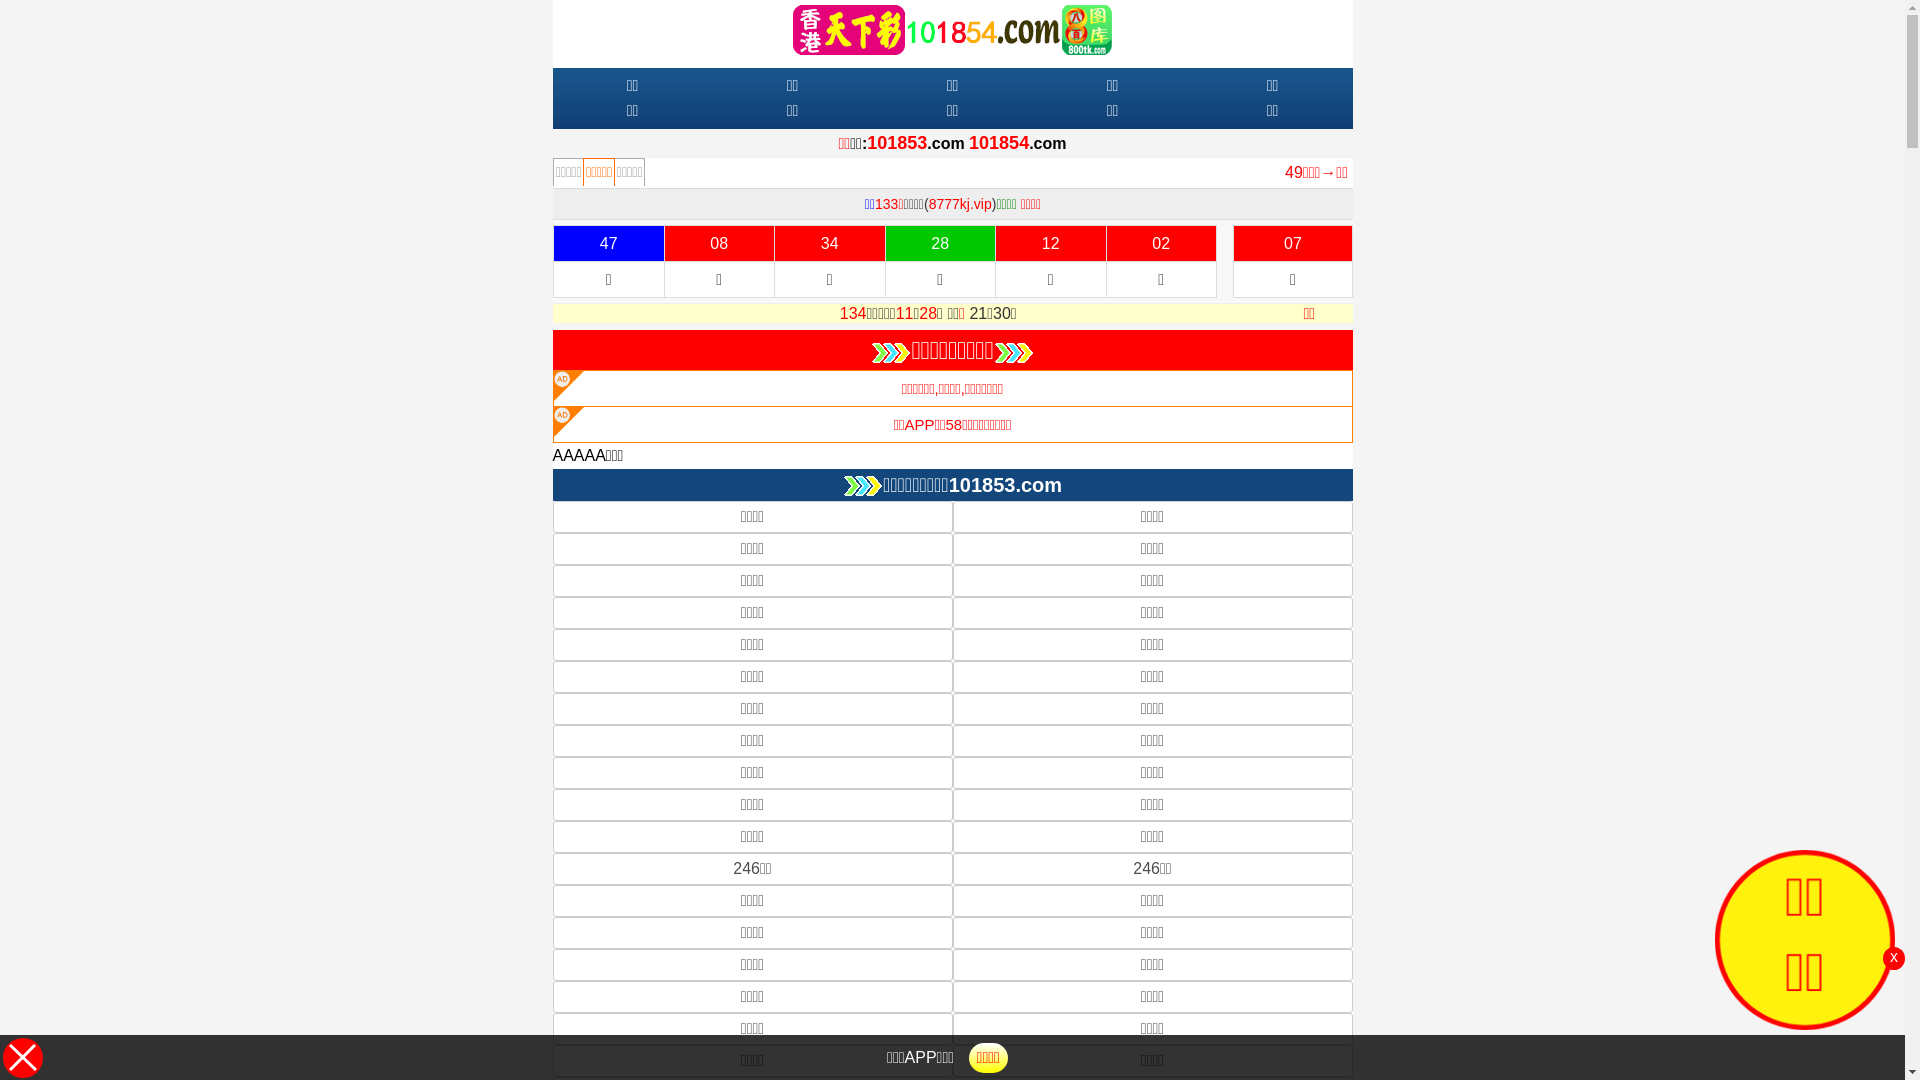  What do you see at coordinates (1893, 957) in the screenshot?
I see `'x'` at bounding box center [1893, 957].